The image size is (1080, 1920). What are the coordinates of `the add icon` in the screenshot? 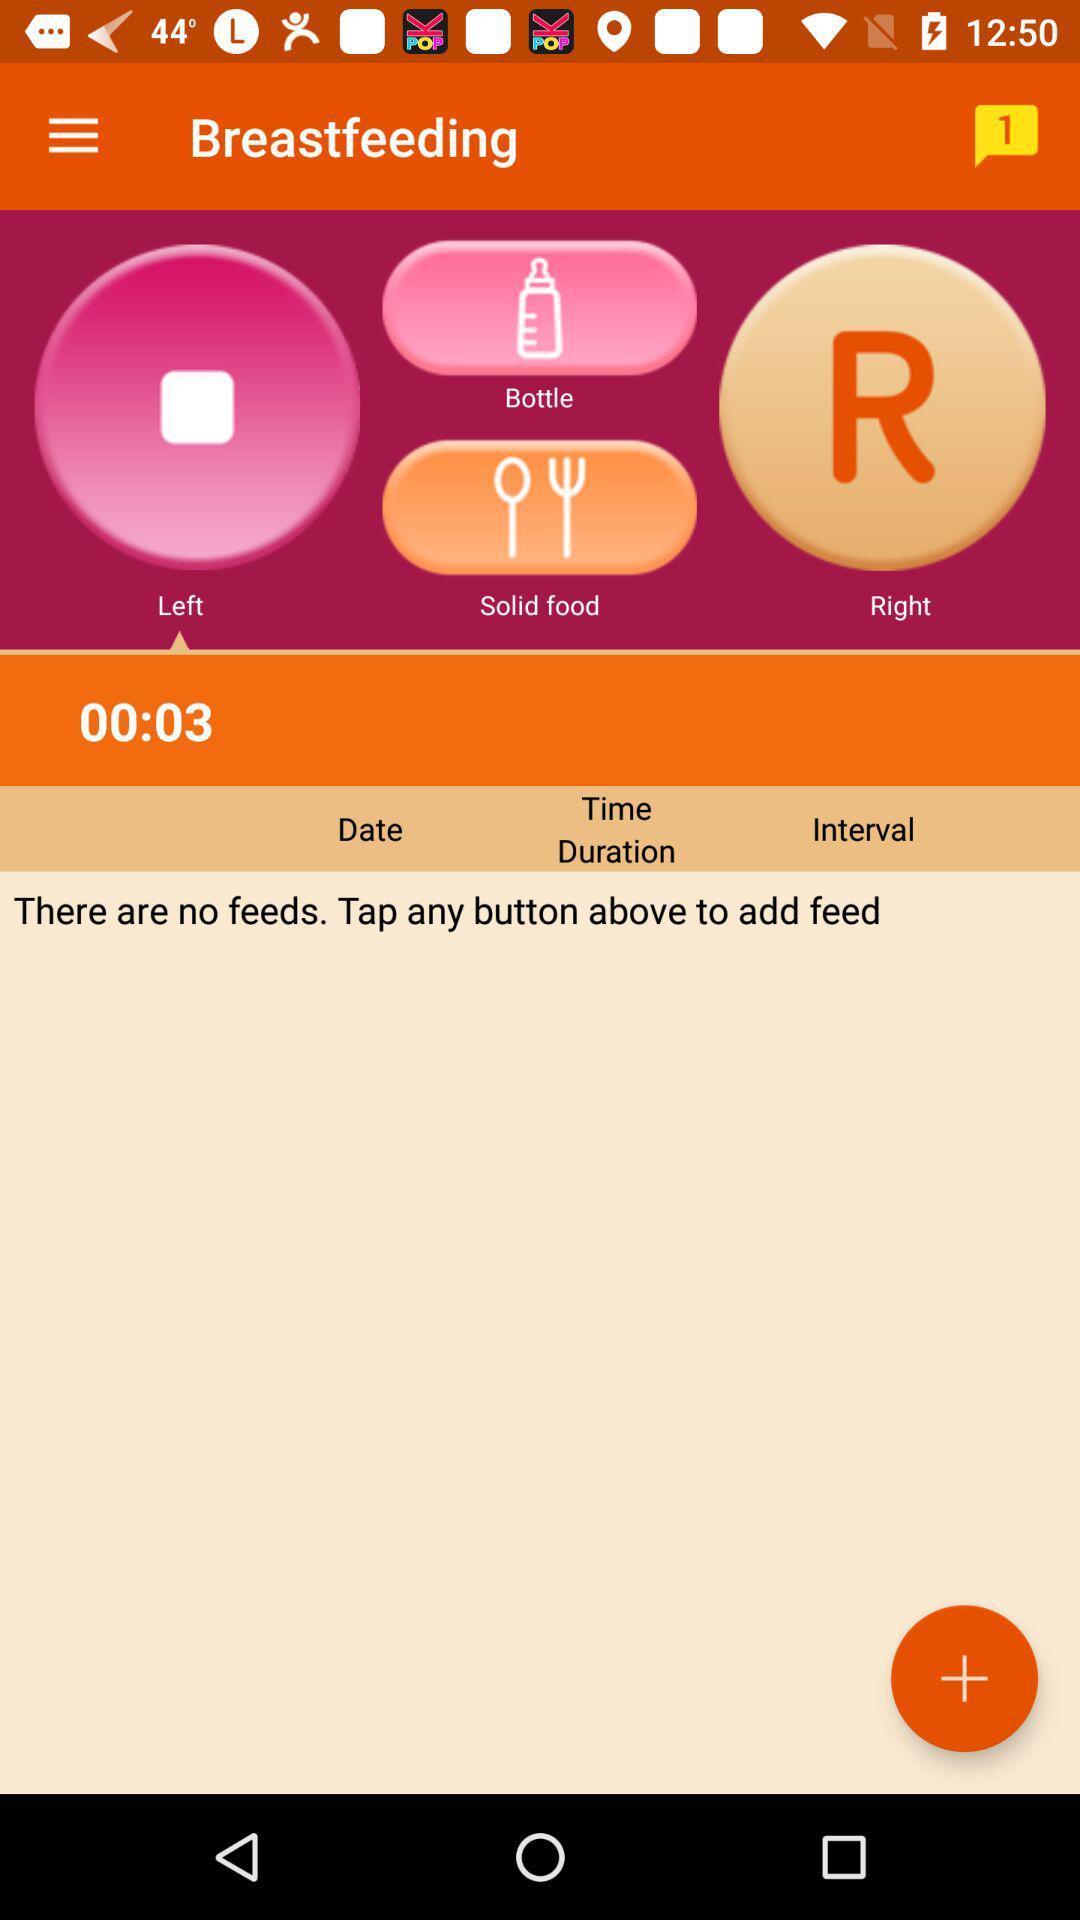 It's located at (963, 1678).